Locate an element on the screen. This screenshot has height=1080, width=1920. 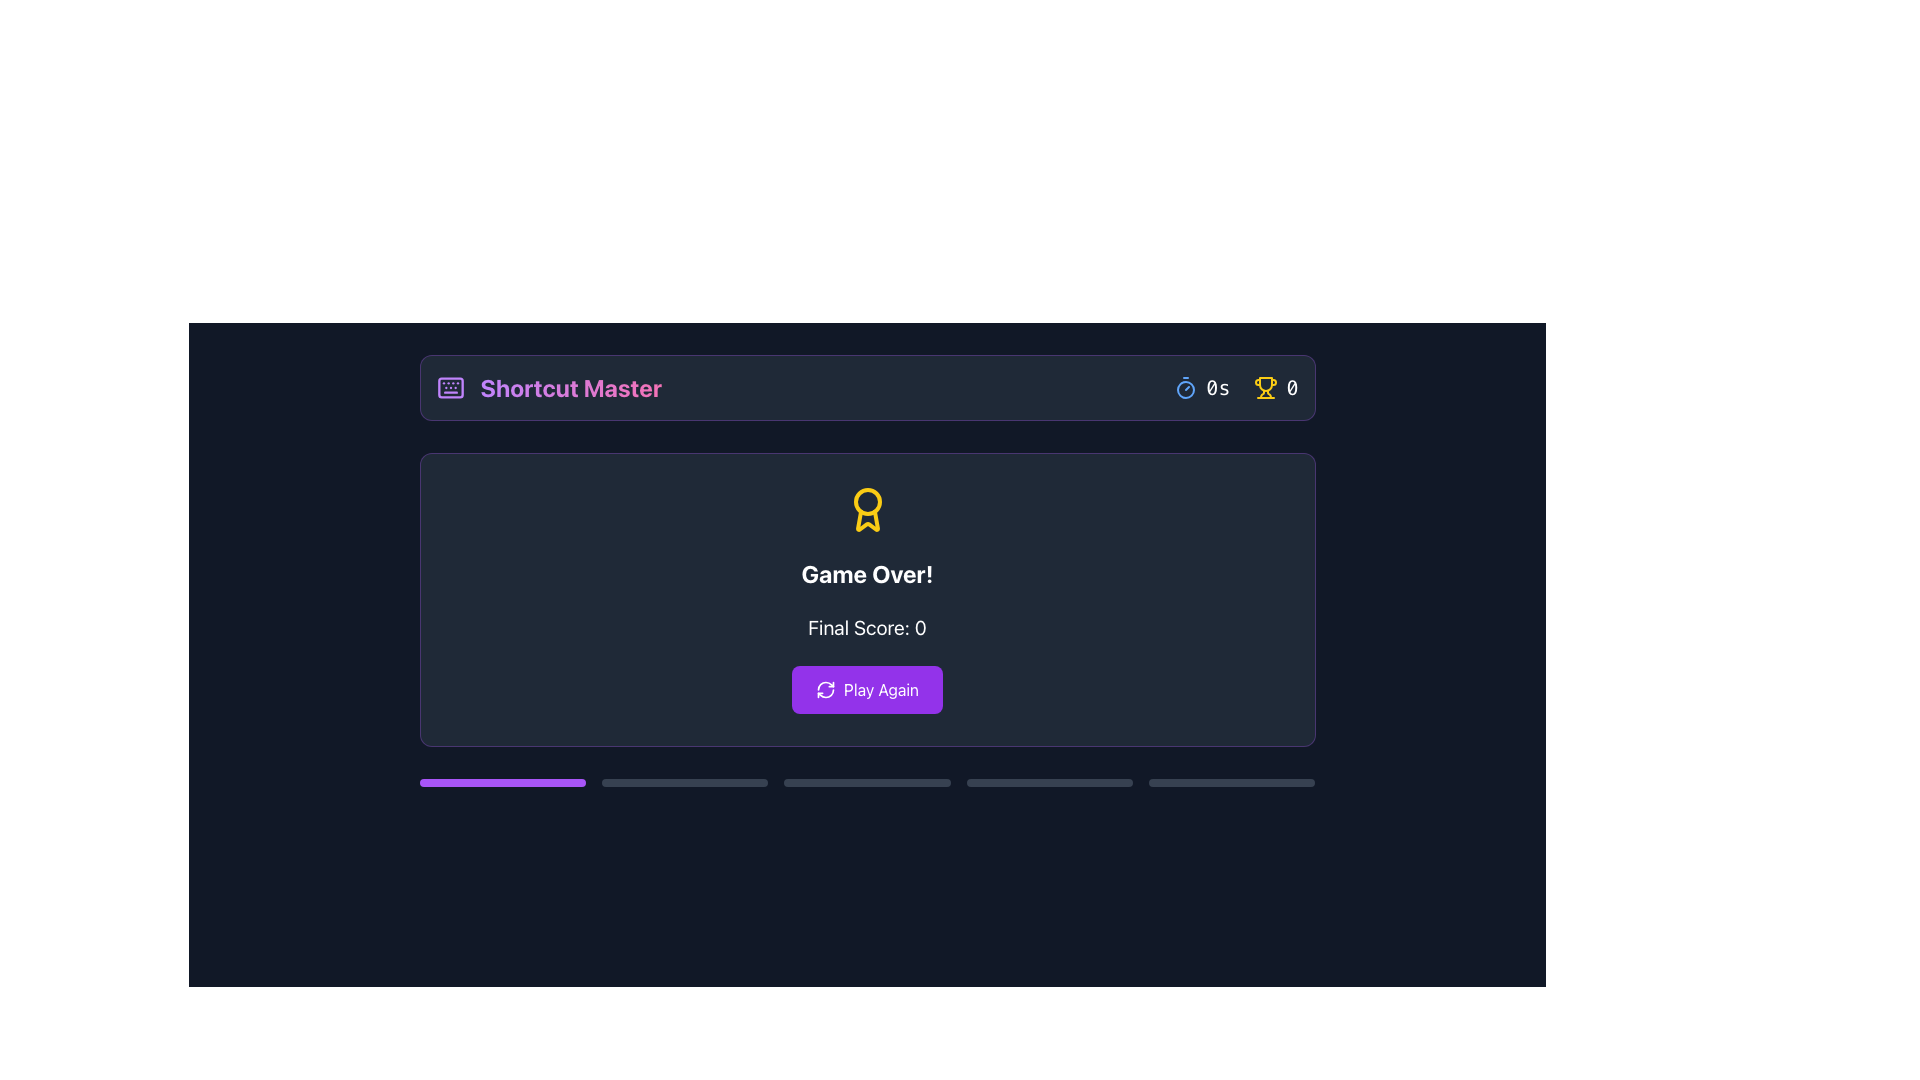
the small yellow trophy icon located in the top-right part of the interface by moving the cursor to its center point is located at coordinates (1265, 388).